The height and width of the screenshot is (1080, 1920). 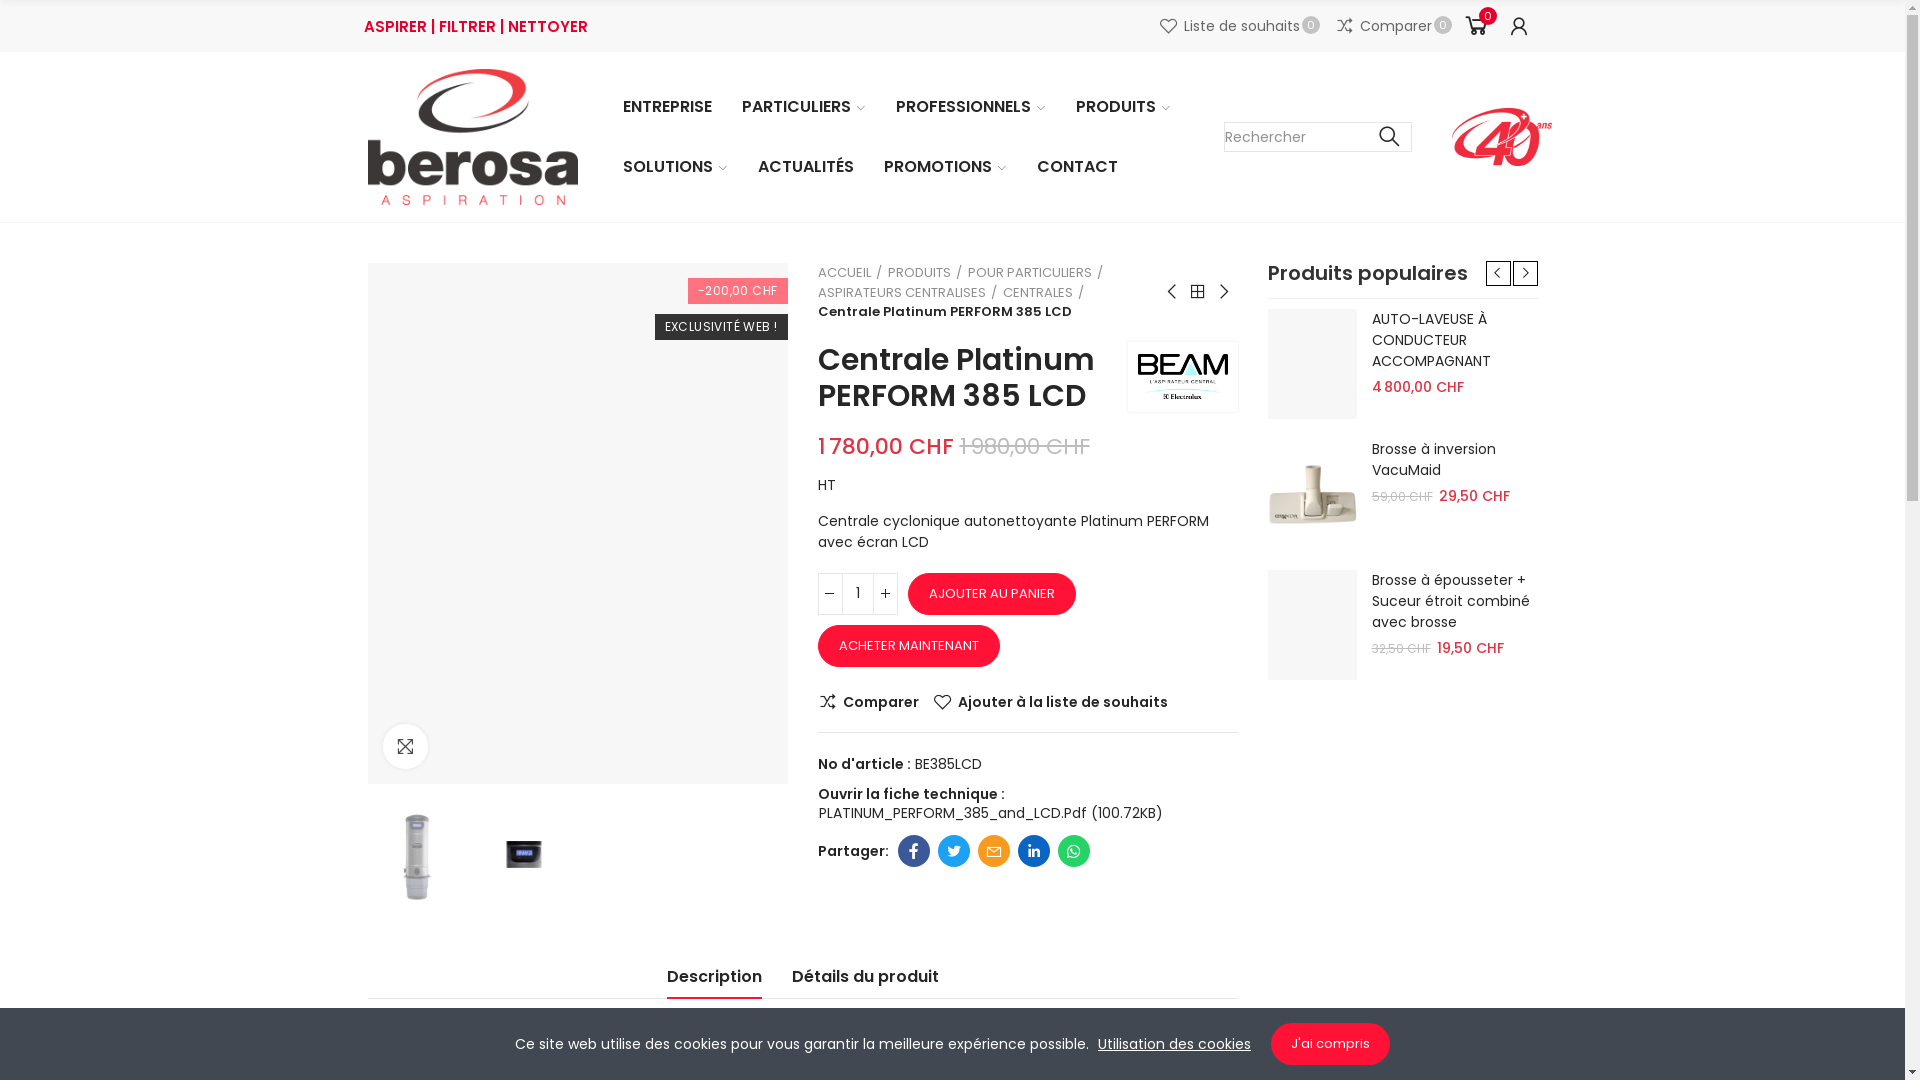 What do you see at coordinates (1238, 26) in the screenshot?
I see `'Liste de souhaits` at bounding box center [1238, 26].